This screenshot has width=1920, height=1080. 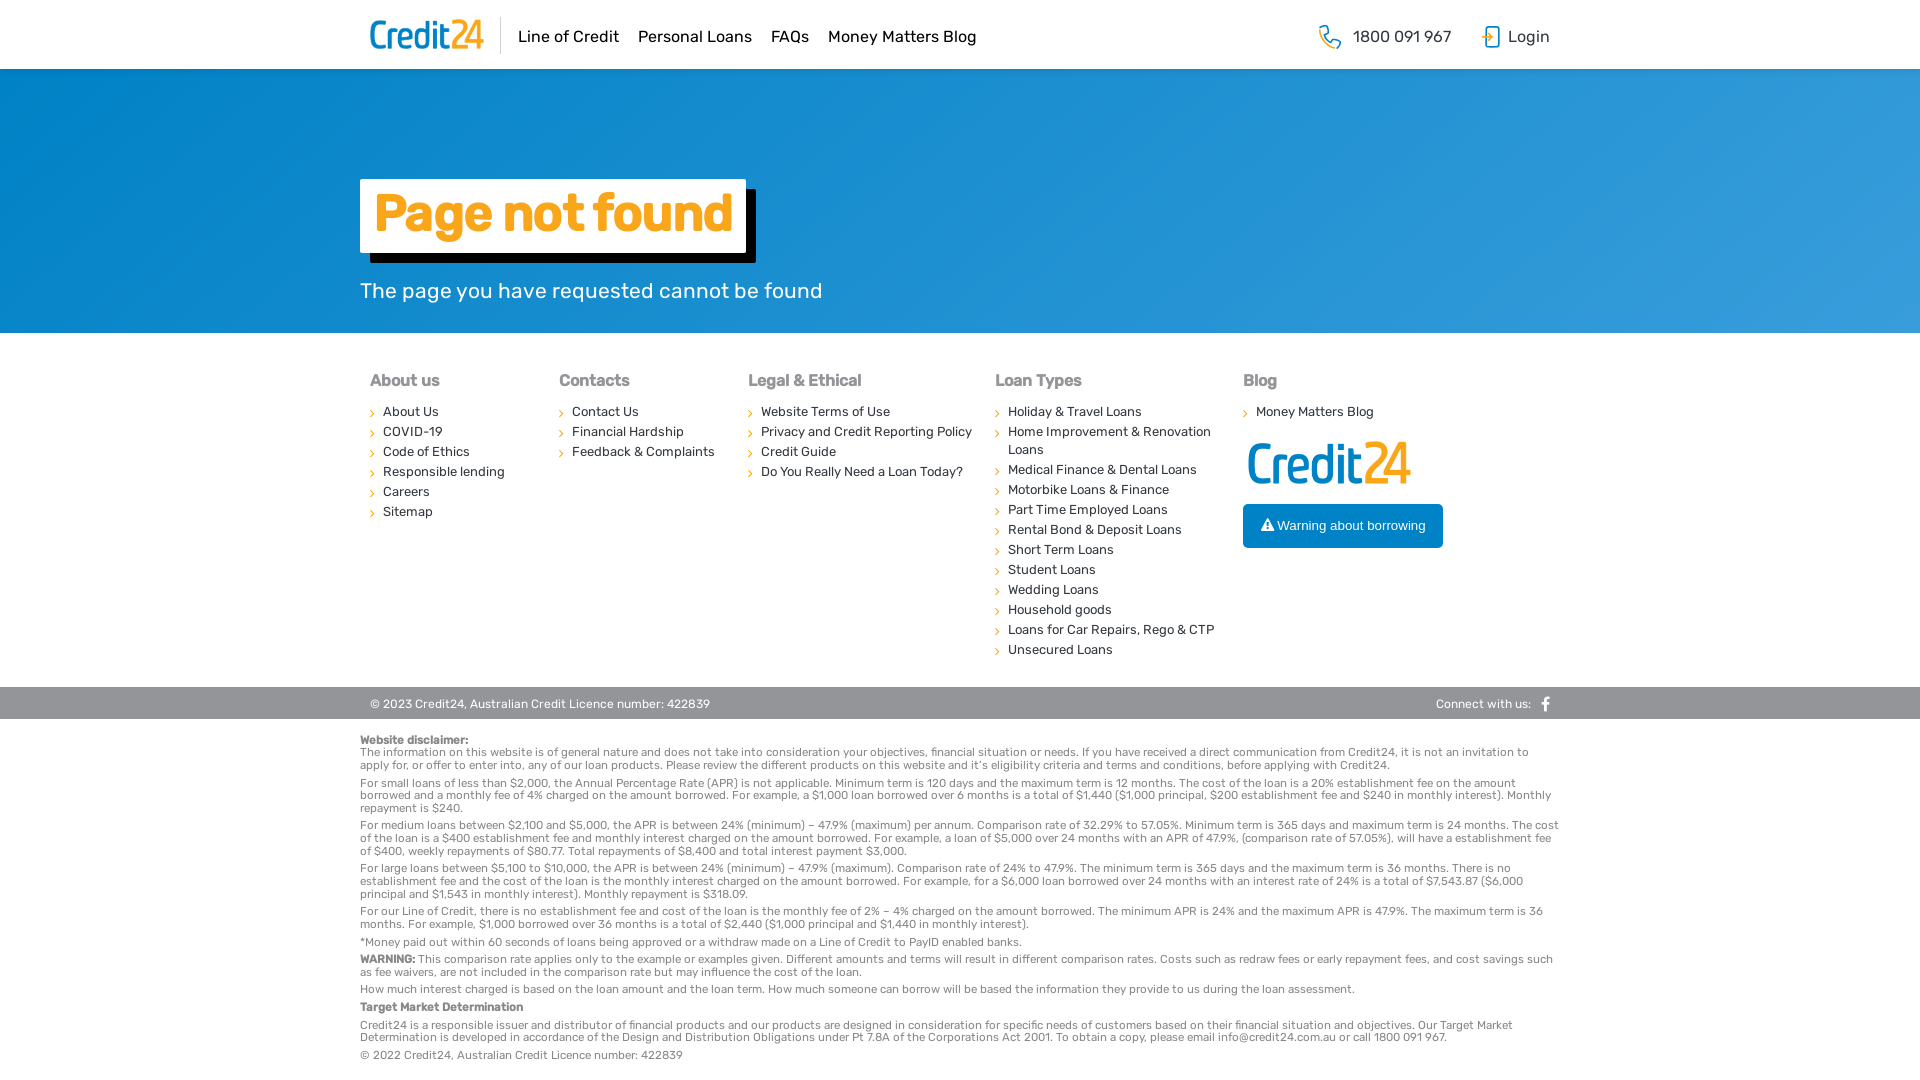 What do you see at coordinates (451, 492) in the screenshot?
I see `'Careers'` at bounding box center [451, 492].